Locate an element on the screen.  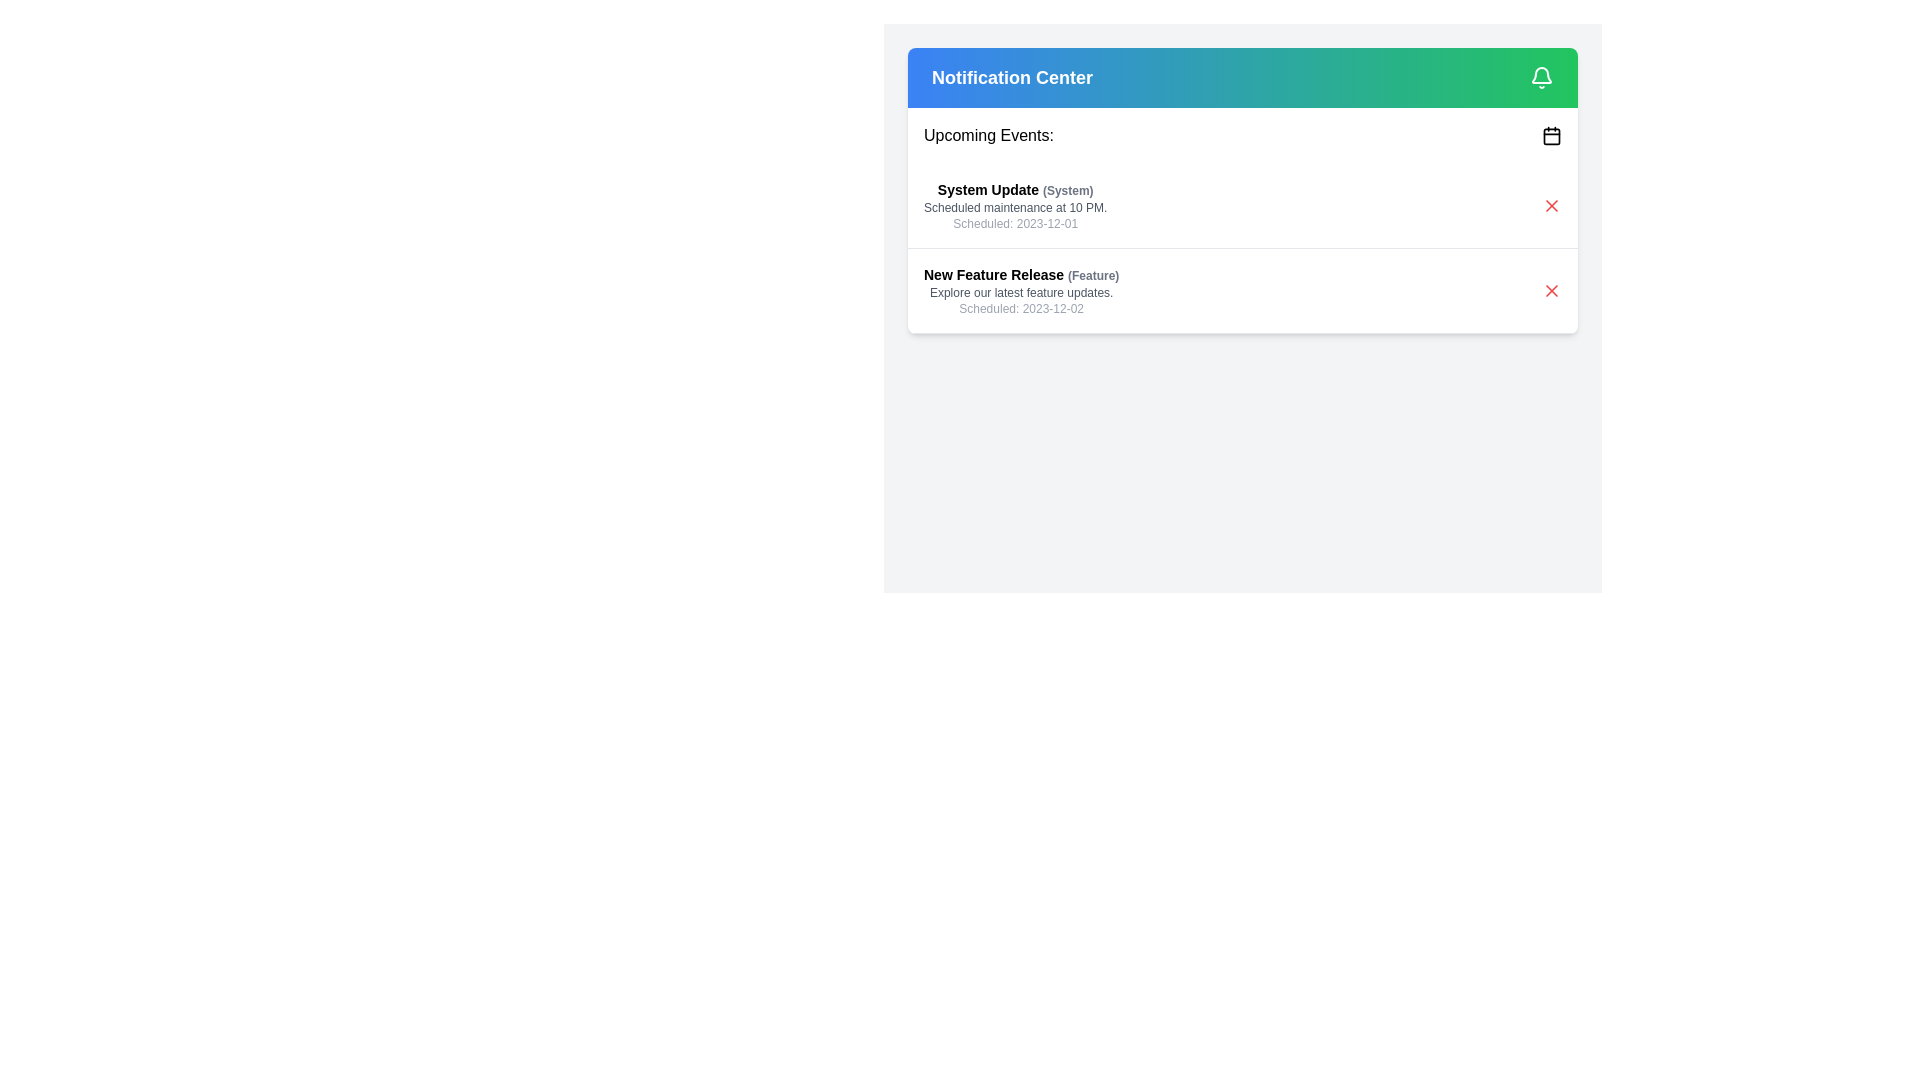
the red cross icon in the top-right corner of the 'System Update' notification card is located at coordinates (1550, 290).